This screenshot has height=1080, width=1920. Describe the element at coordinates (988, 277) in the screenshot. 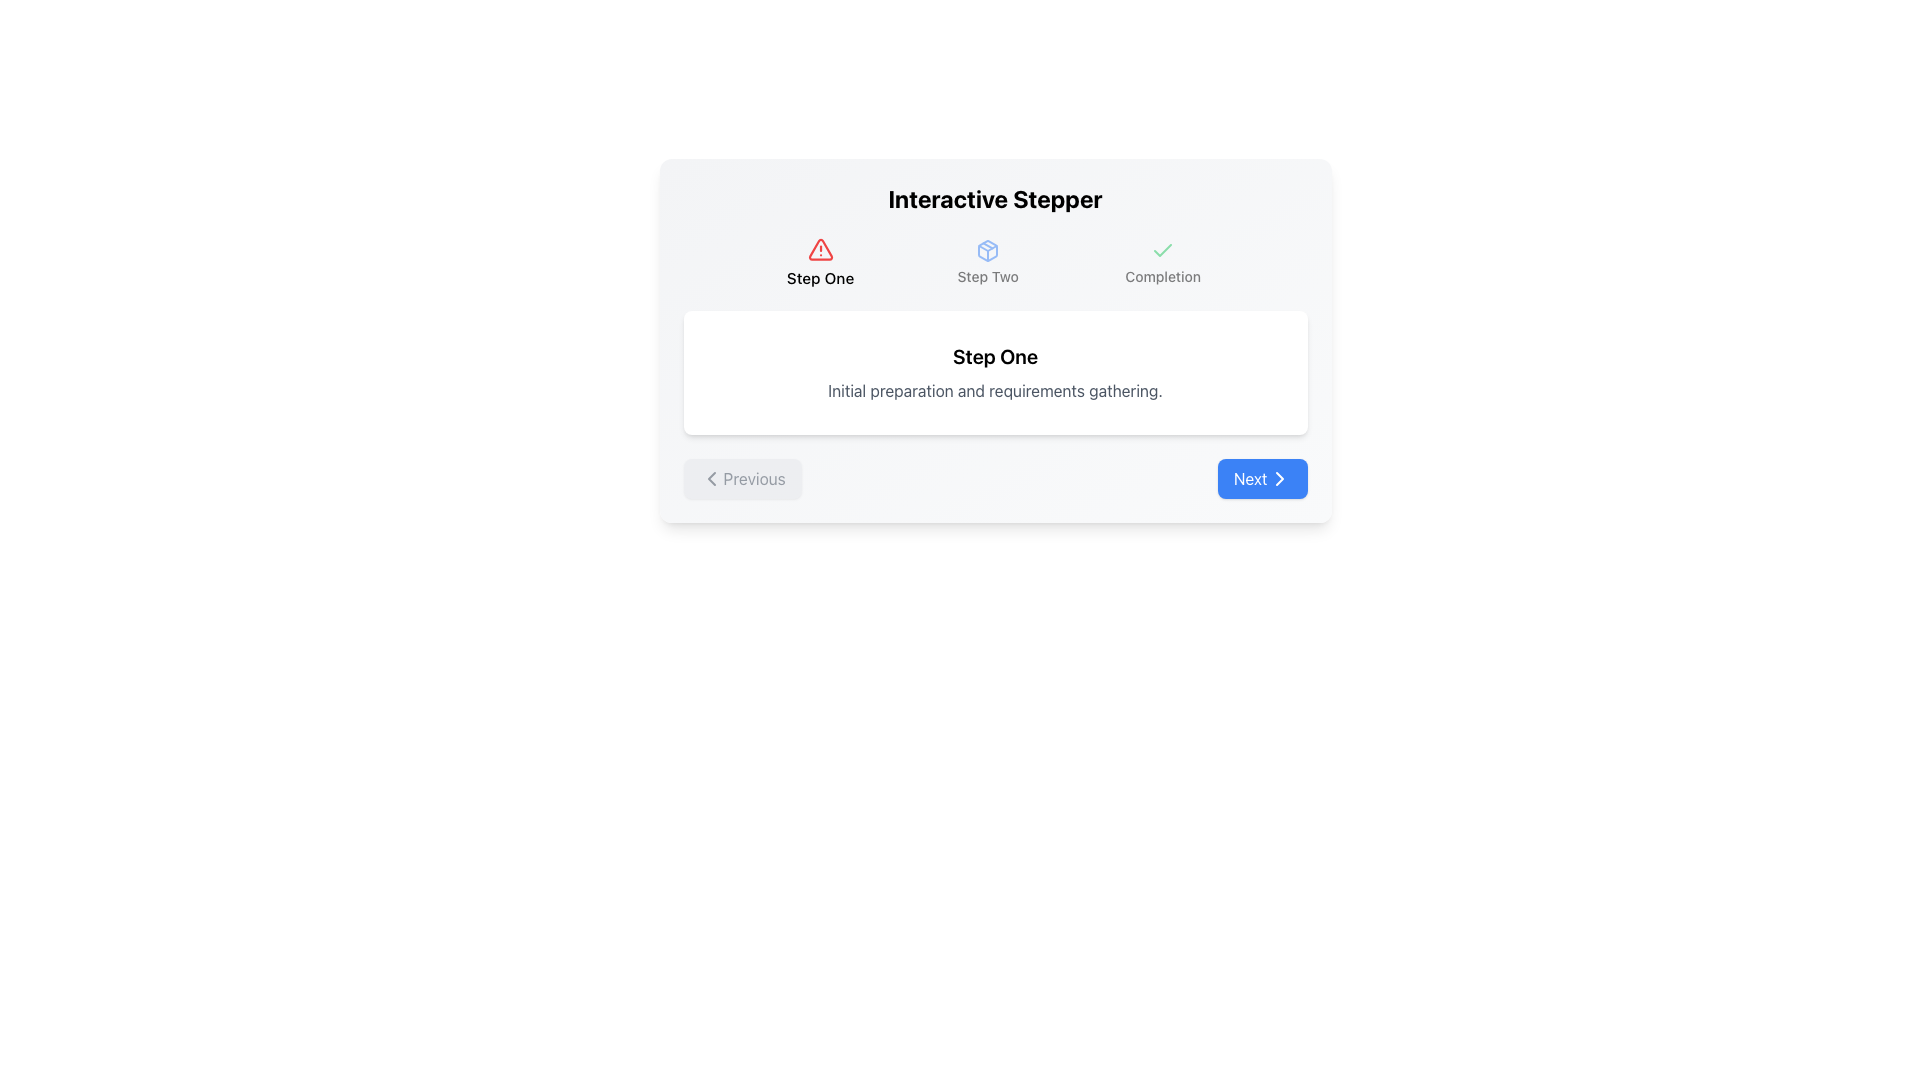

I see `the 'Step Two' text label, which is positioned beneath the icon for the second step in the stepper component` at that location.